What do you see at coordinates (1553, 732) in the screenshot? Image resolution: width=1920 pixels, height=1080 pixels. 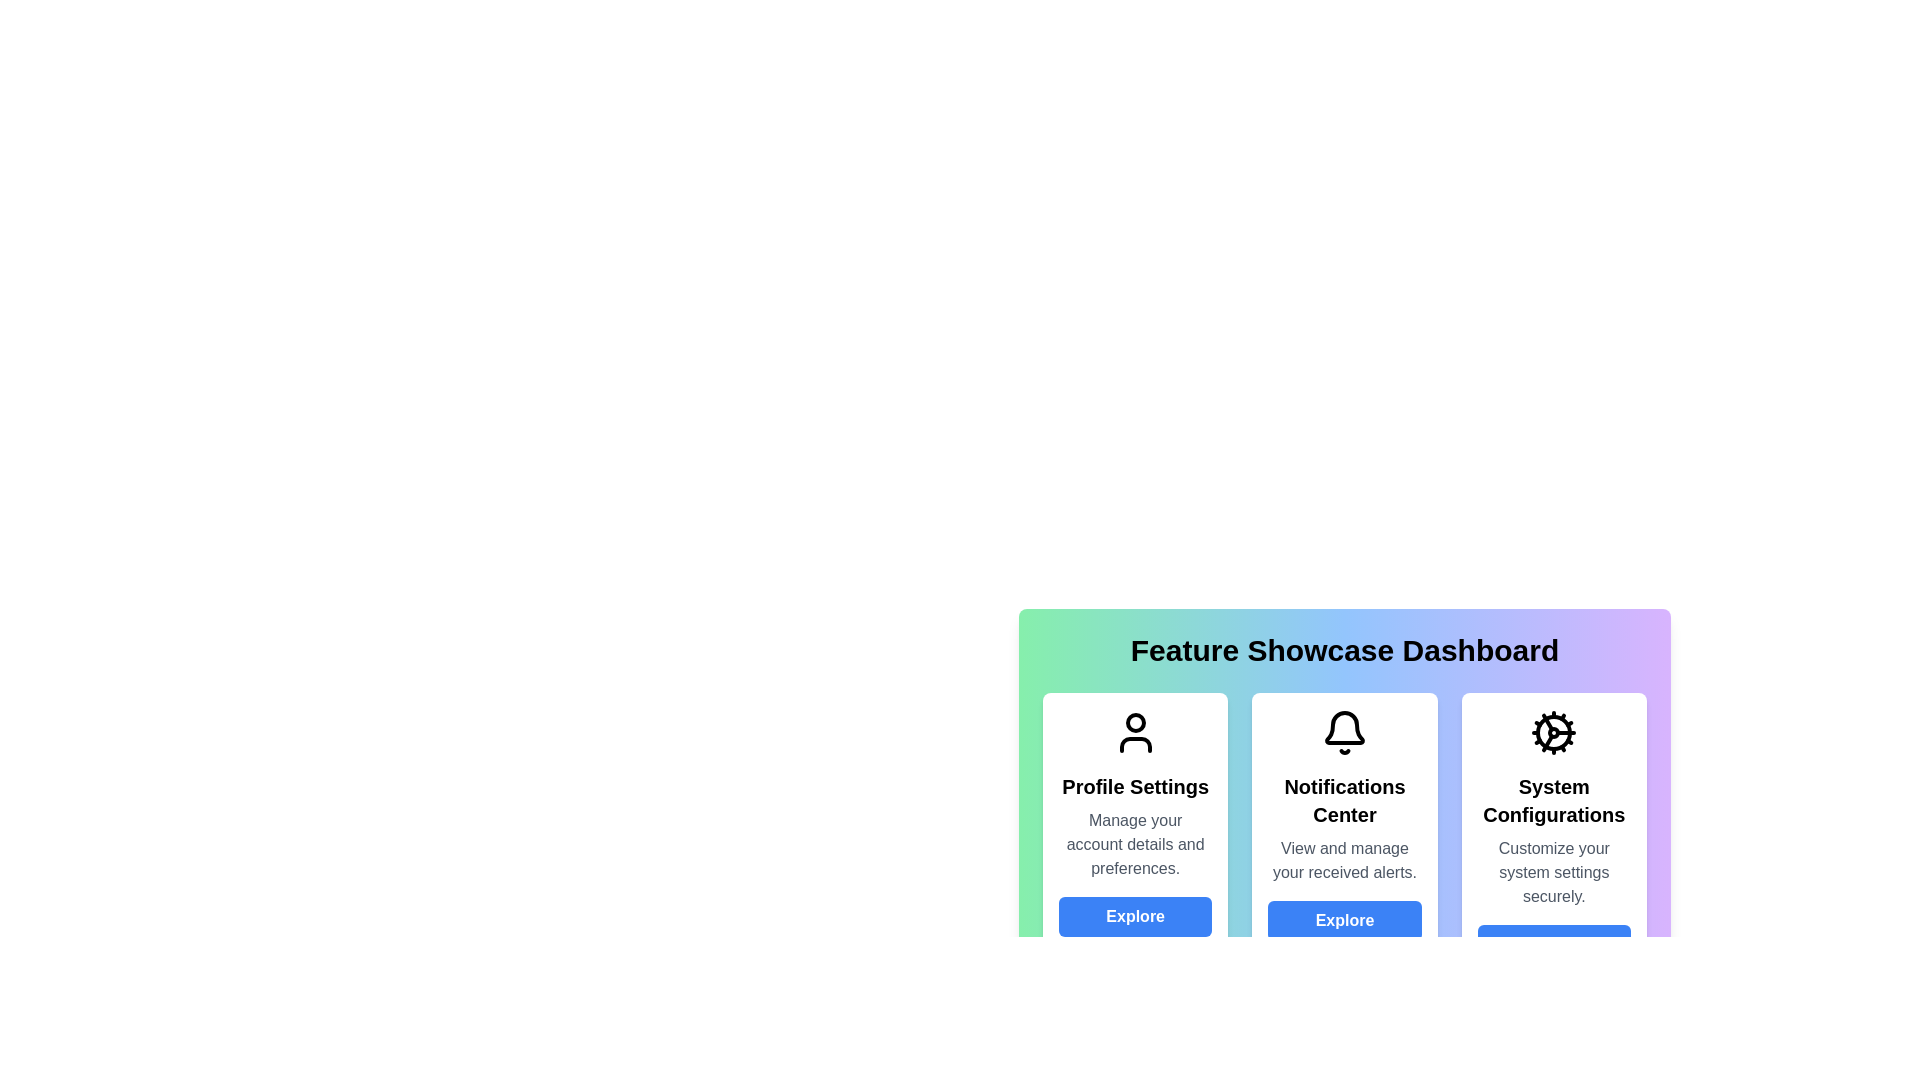 I see `the cogwheel icon representing 'System Configurations' located at the rightmost position among a row of three cards under the 'Feature Showcase Dashboard'` at bounding box center [1553, 732].